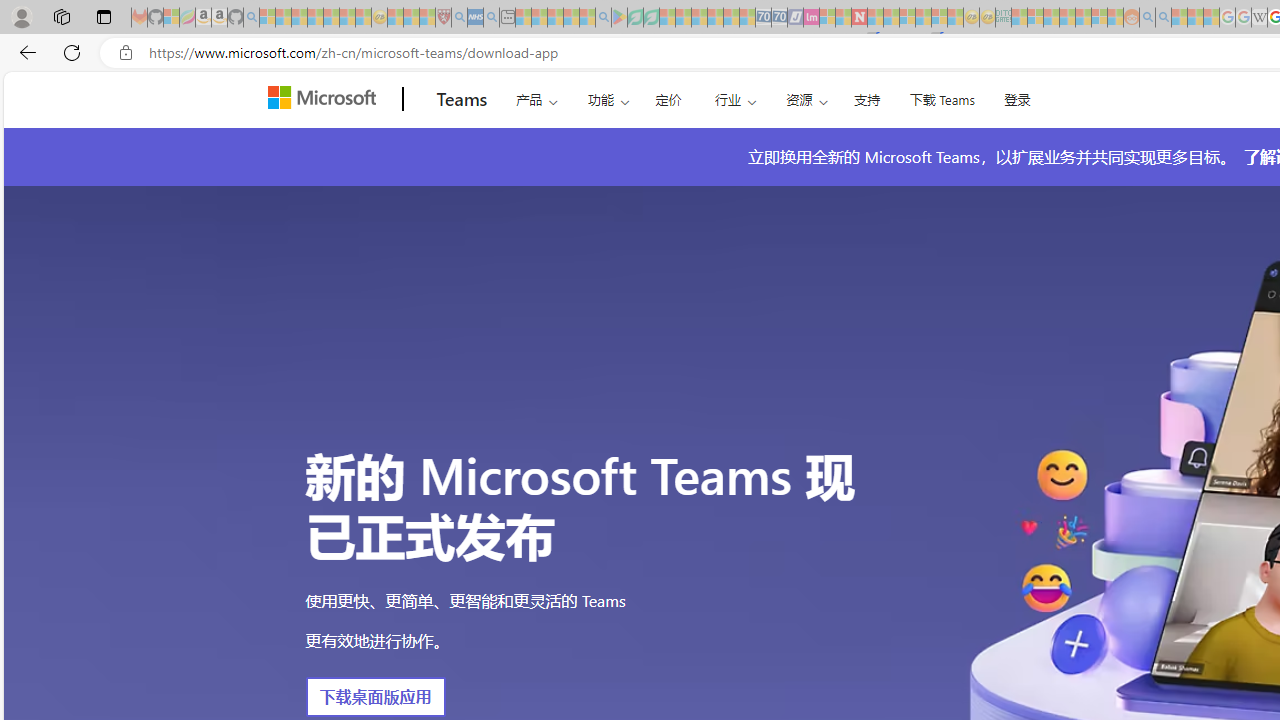 Image resolution: width=1280 pixels, height=720 pixels. I want to click on 'Target page - Wikipedia - Sleeping', so click(1258, 17).